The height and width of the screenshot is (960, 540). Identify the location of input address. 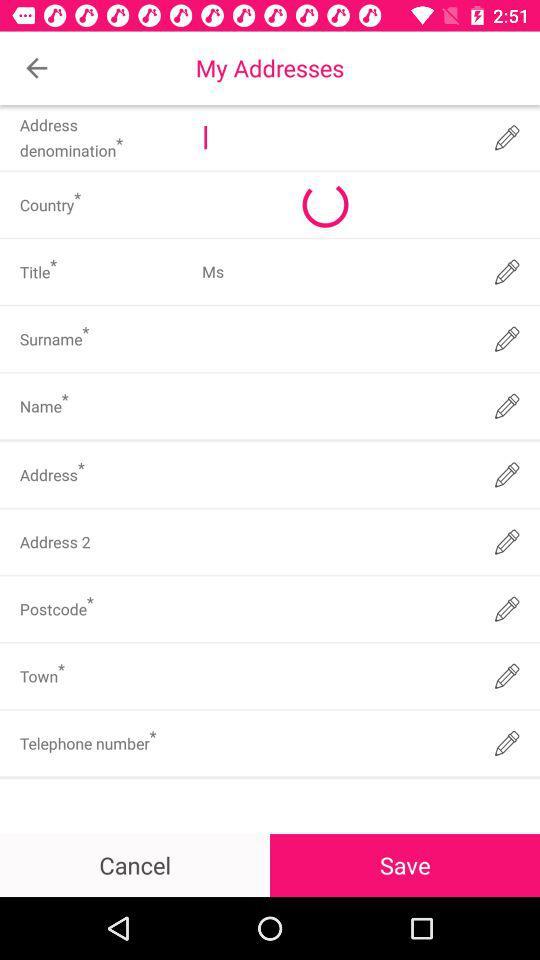
(335, 474).